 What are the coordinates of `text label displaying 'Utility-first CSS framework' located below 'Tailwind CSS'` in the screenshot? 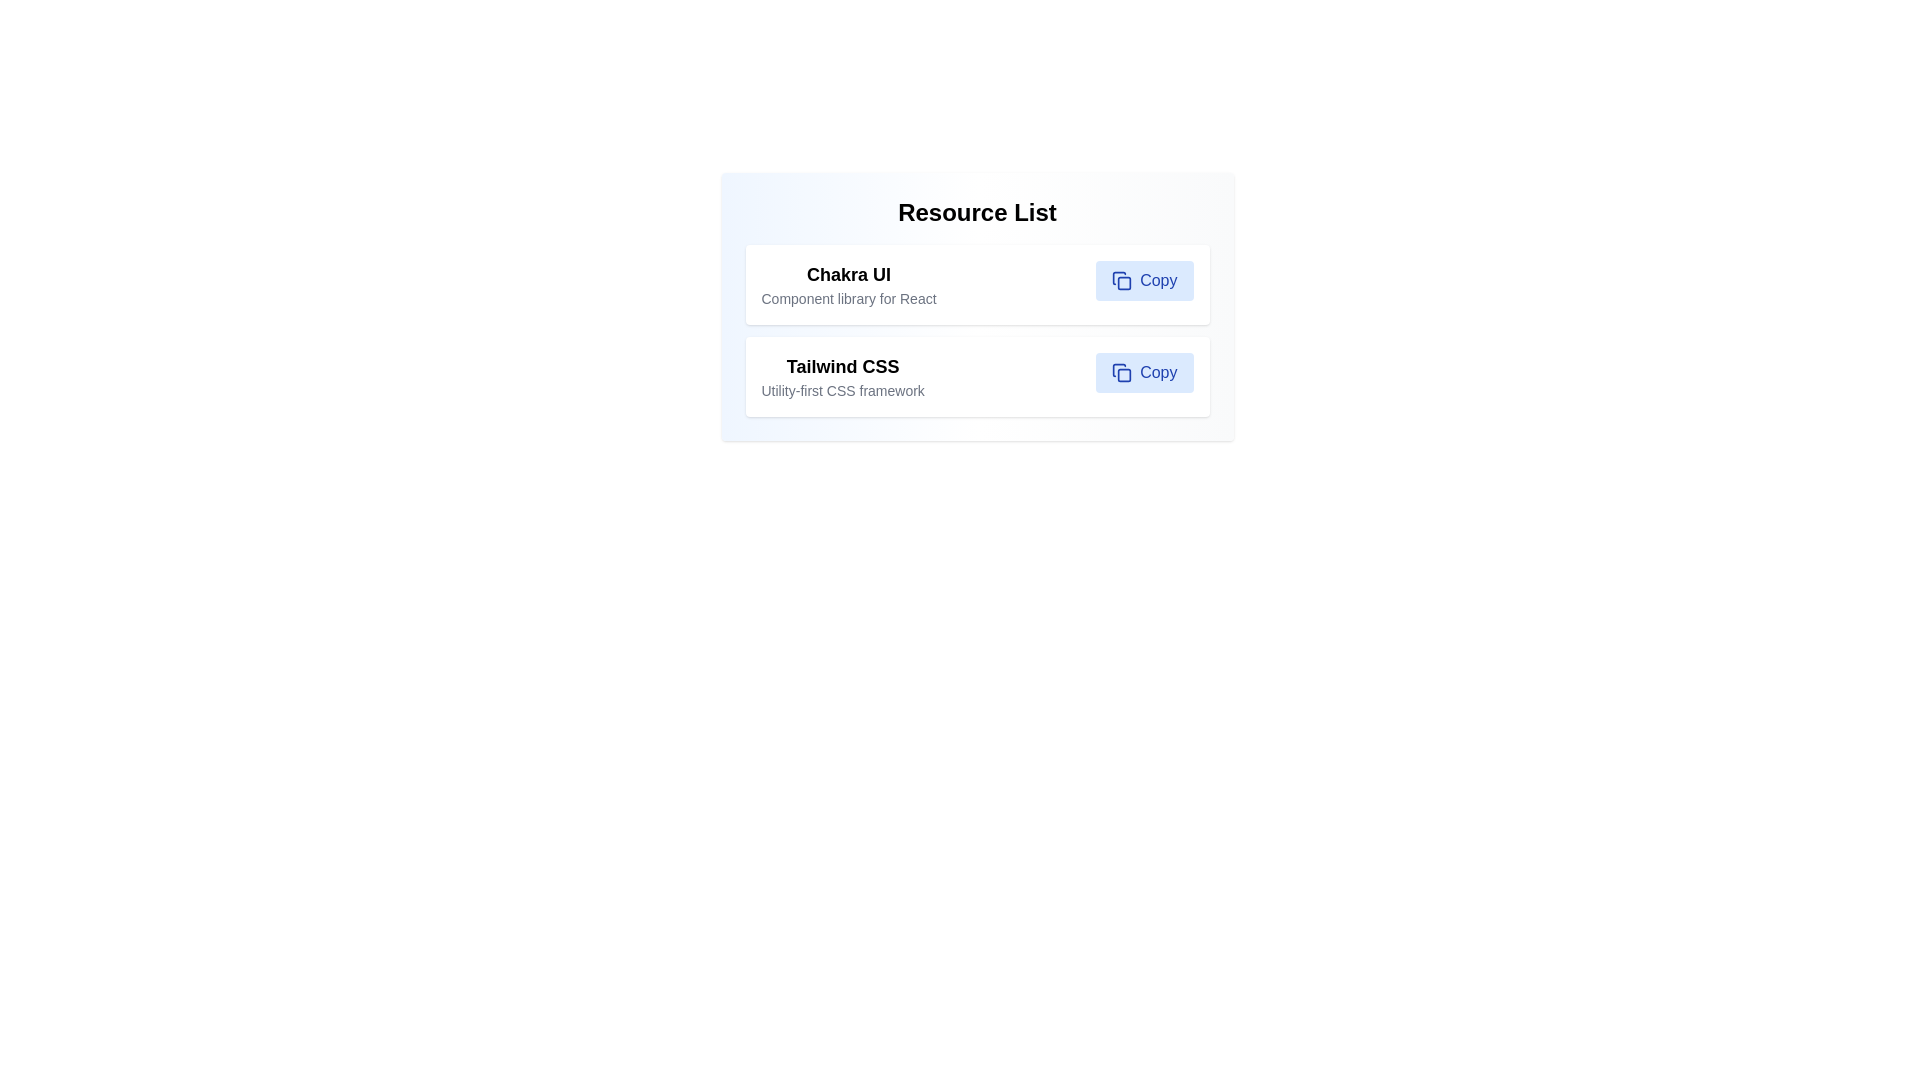 It's located at (843, 390).